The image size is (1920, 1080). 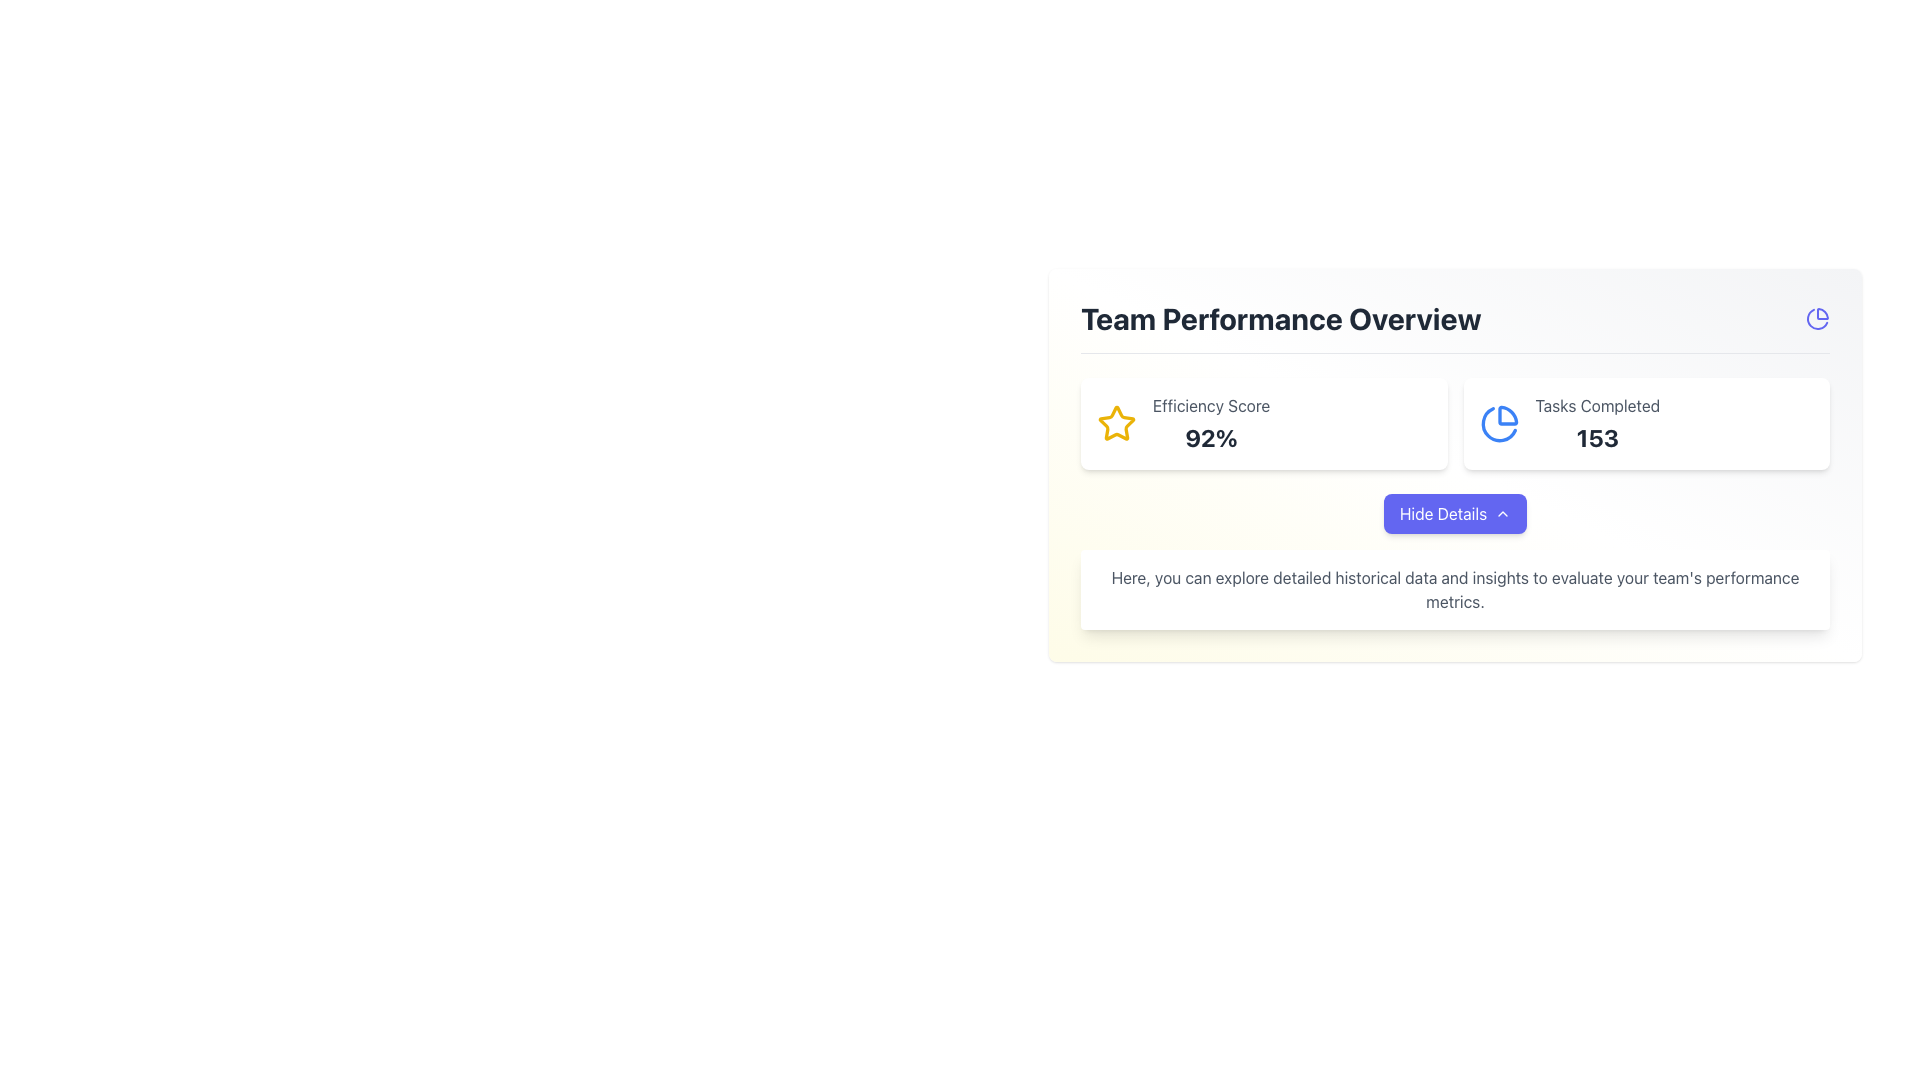 I want to click on informative text block located directly below the 'Hide Details' button in the 'Team Performance Overview' section, which provides context and details related to the team’s performance metrics, so click(x=1455, y=562).